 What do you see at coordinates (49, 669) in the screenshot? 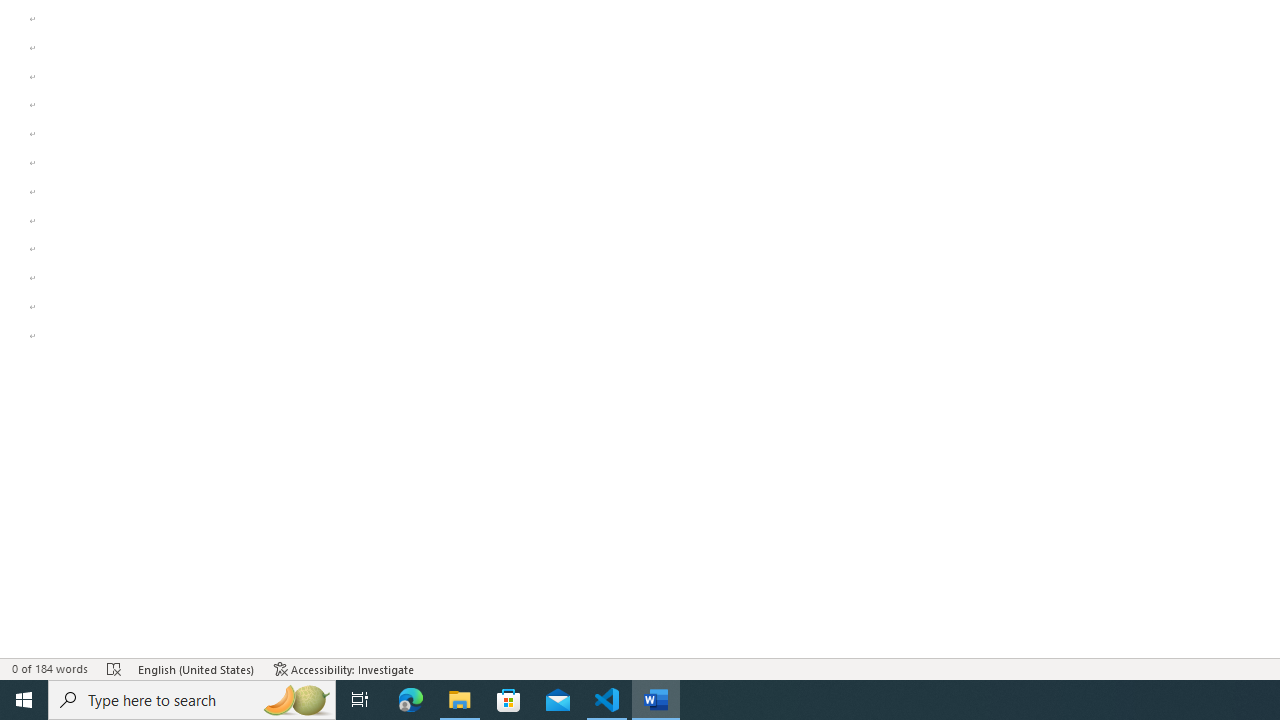
I see `'Word Count 0 of 184 words'` at bounding box center [49, 669].